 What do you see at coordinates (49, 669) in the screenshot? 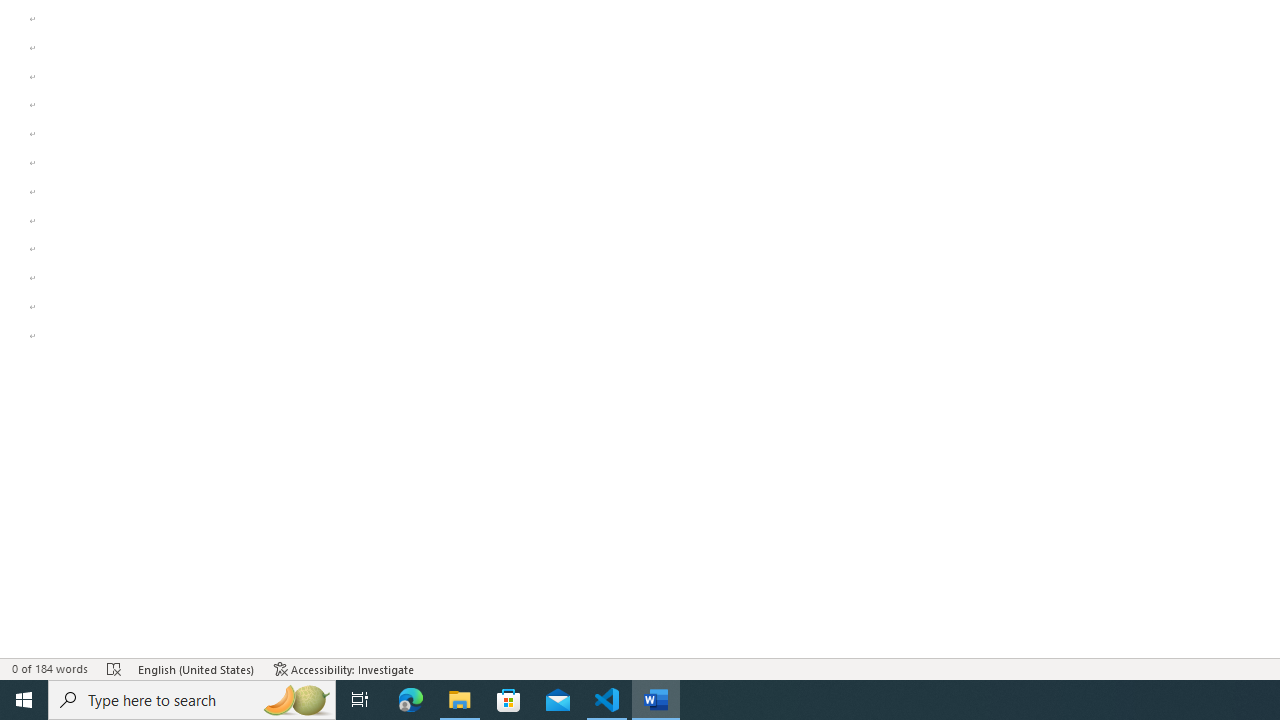
I see `'Word Count 0 of 184 words'` at bounding box center [49, 669].